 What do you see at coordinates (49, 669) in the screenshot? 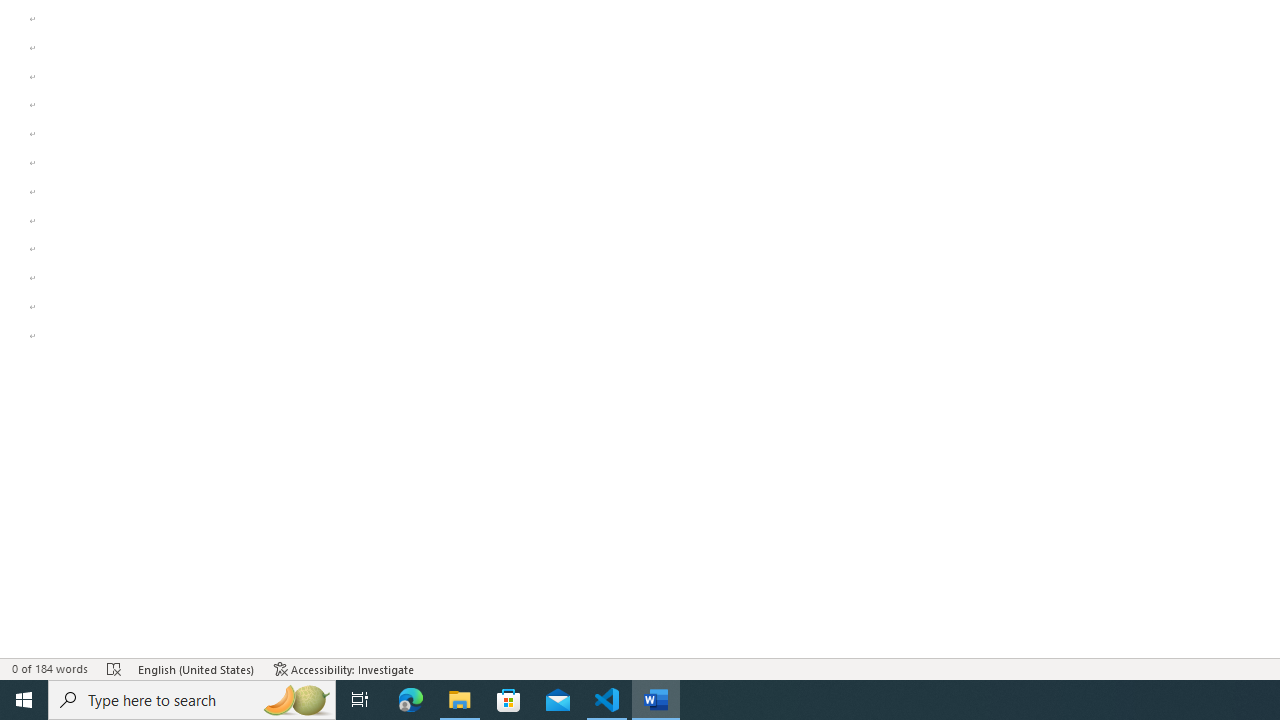
I see `'Word Count 0 of 184 words'` at bounding box center [49, 669].